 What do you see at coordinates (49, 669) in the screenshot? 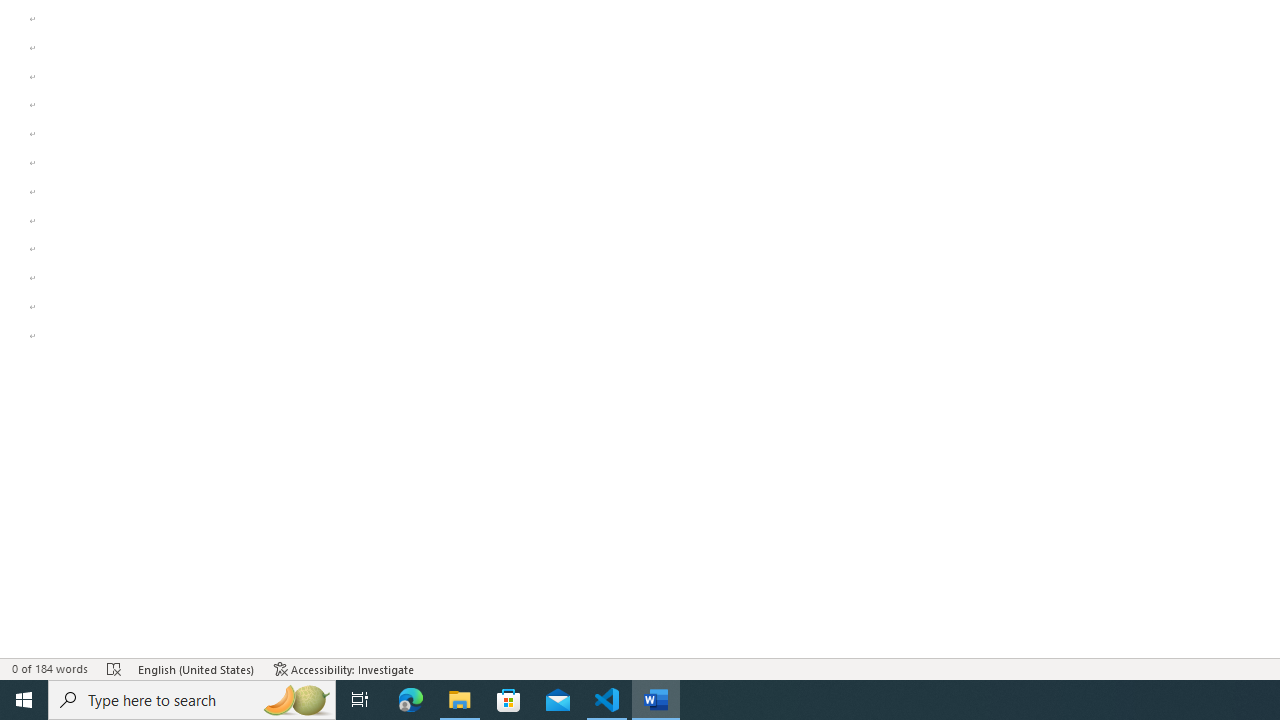
I see `'Word Count 0 of 184 words'` at bounding box center [49, 669].